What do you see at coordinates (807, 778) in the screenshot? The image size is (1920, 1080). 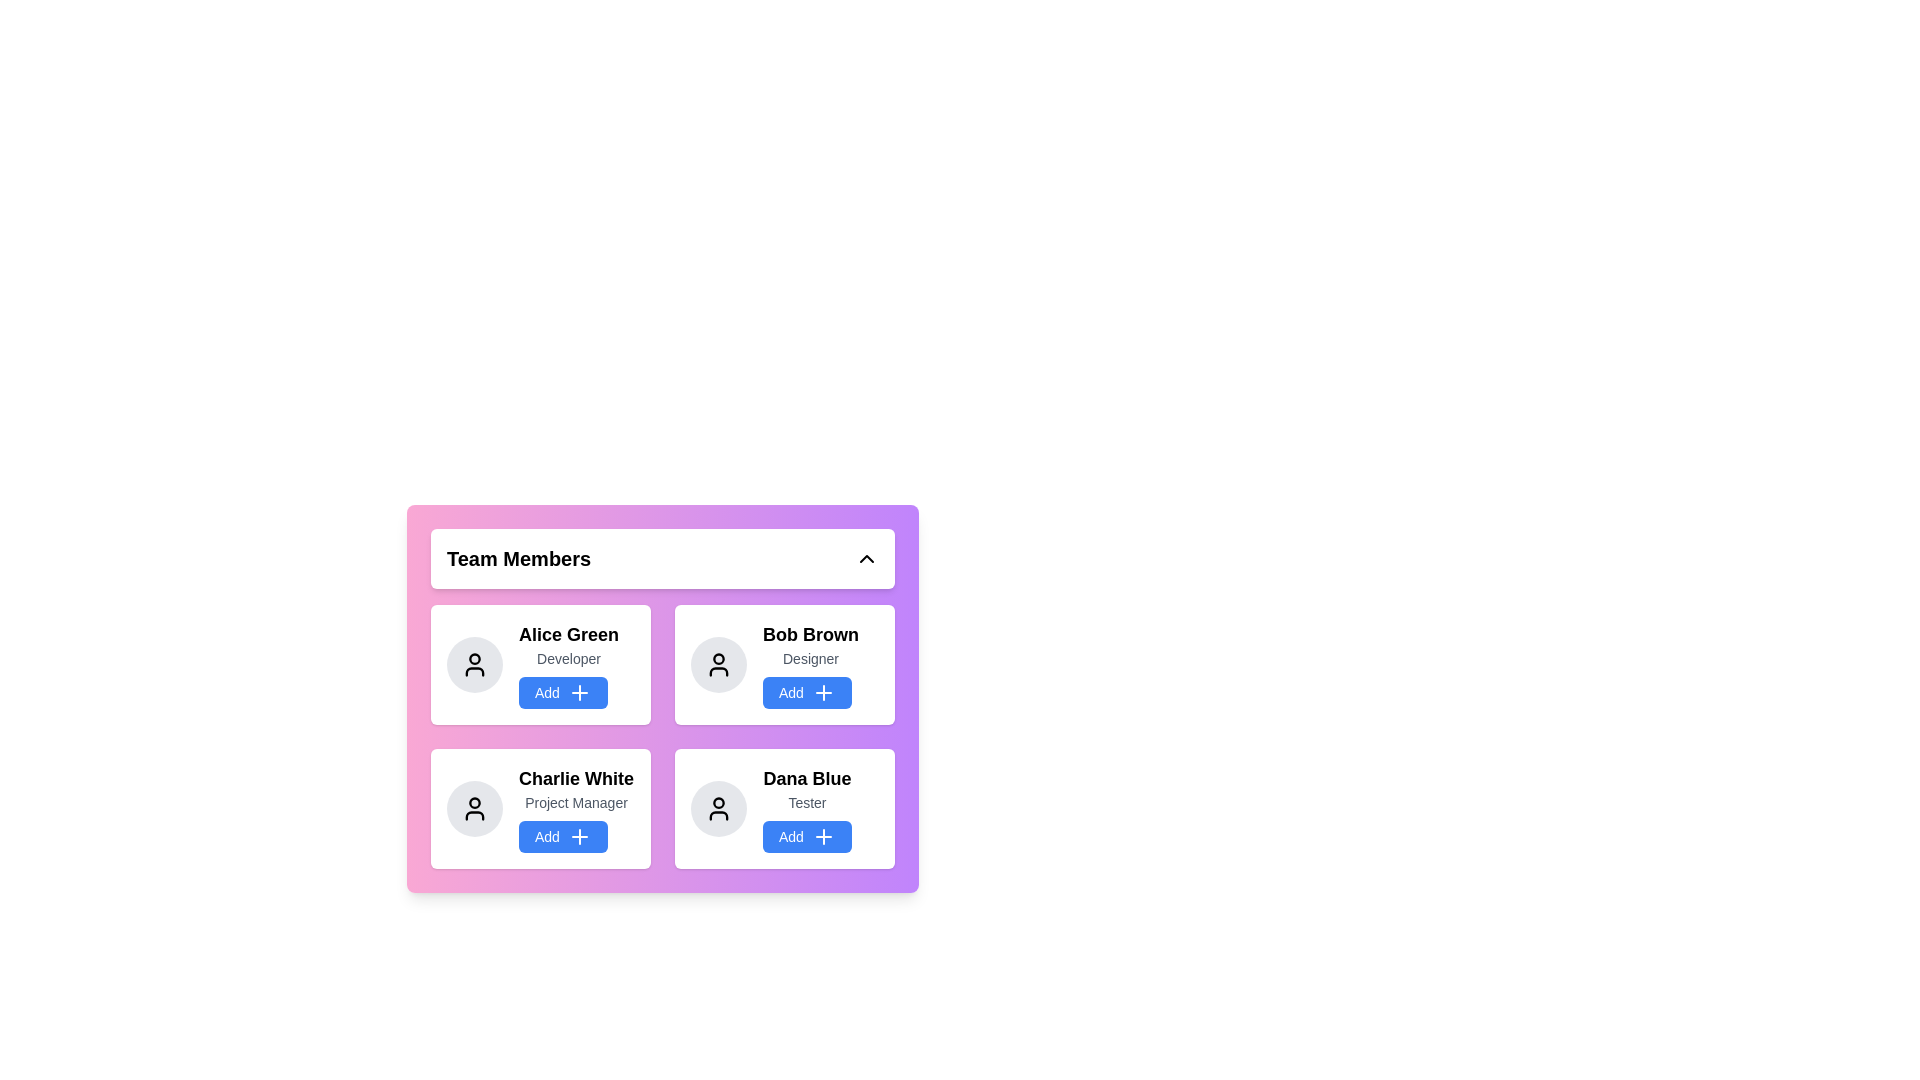 I see `the static text label displaying the name 'Dana Blue', which represents a person's identity in a team context` at bounding box center [807, 778].